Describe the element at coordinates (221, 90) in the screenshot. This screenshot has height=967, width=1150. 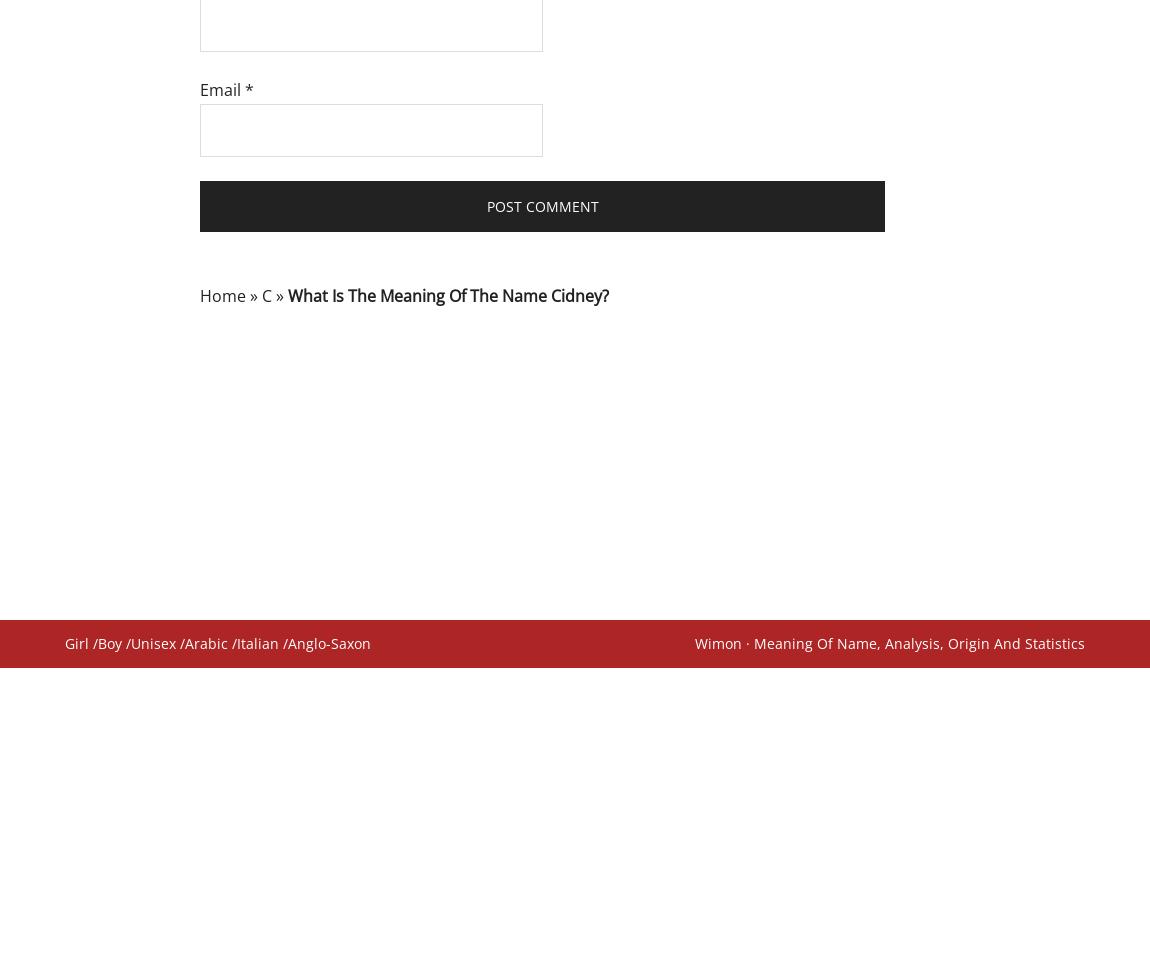
I see `'Email'` at that location.